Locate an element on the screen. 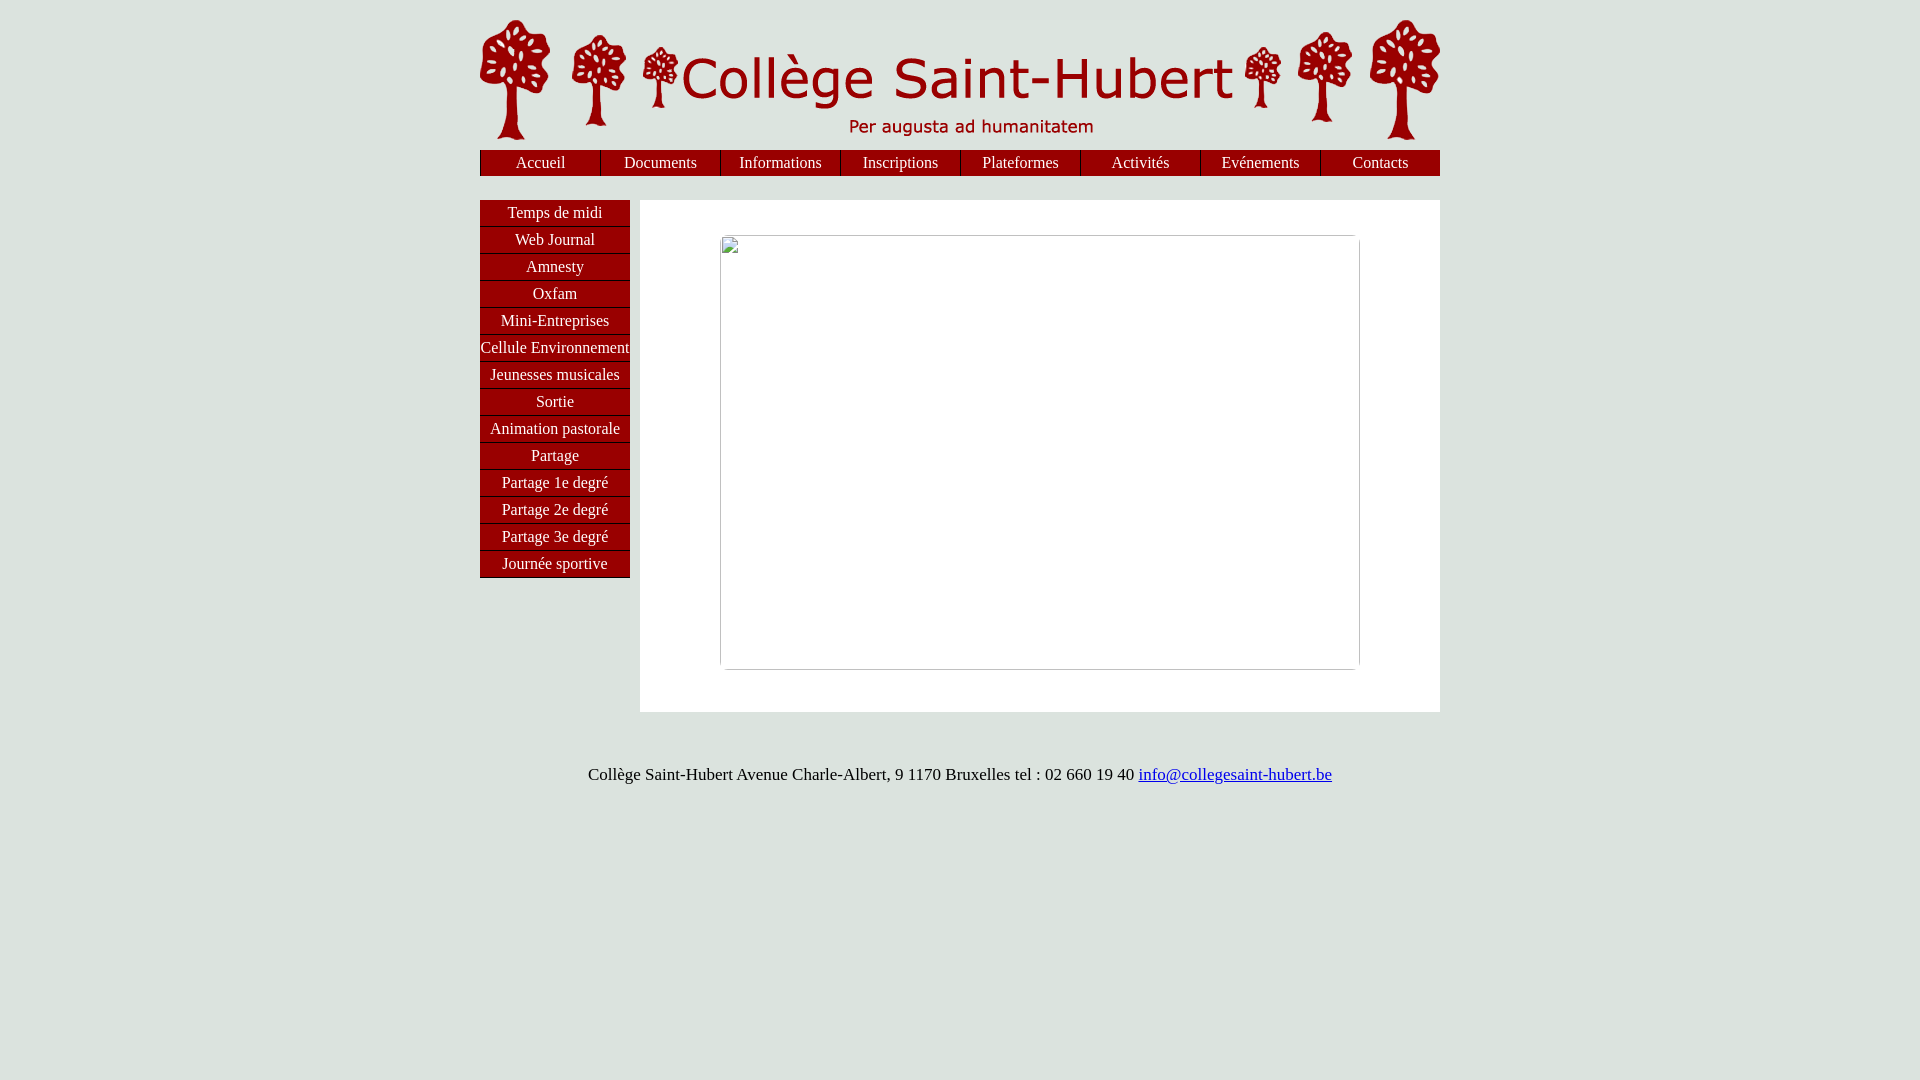 The image size is (1920, 1080). 'Plateformes' is located at coordinates (1020, 161).